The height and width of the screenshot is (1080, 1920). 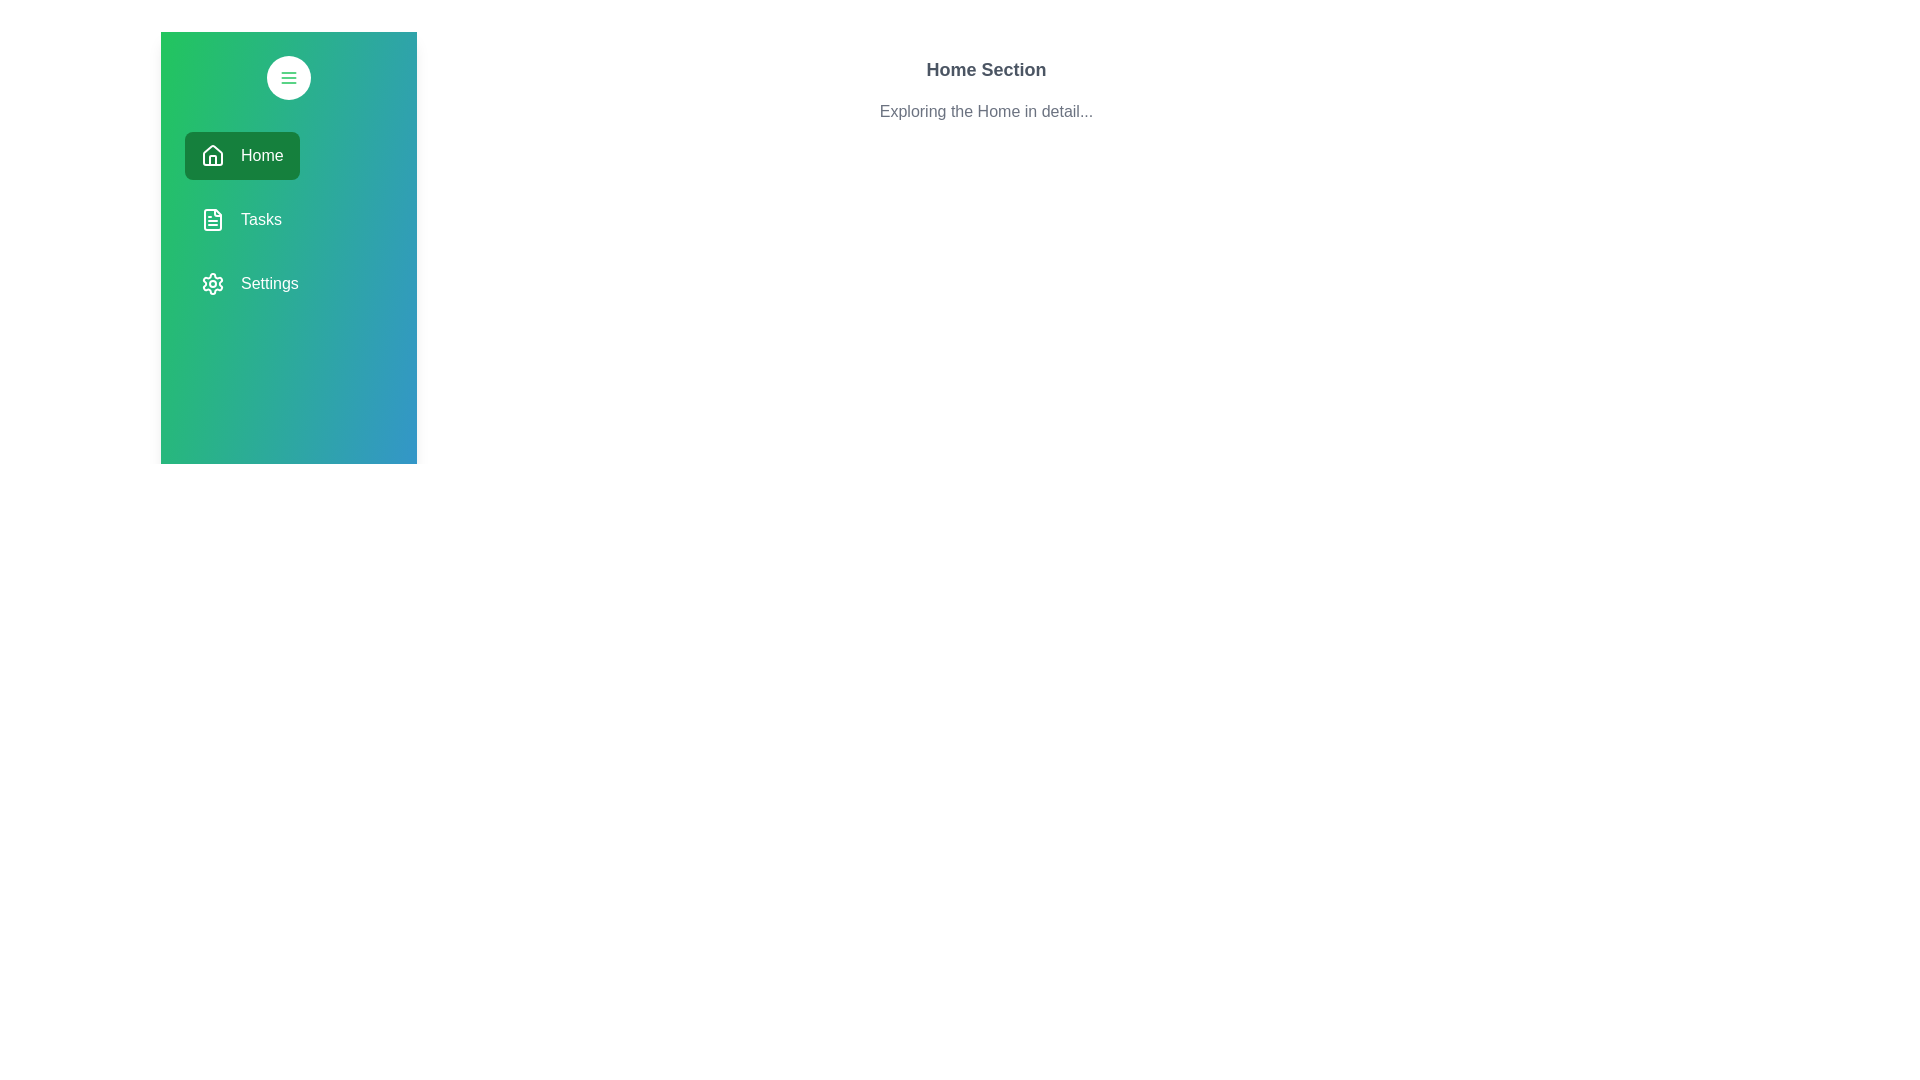 I want to click on keyboard navigation, so click(x=268, y=284).